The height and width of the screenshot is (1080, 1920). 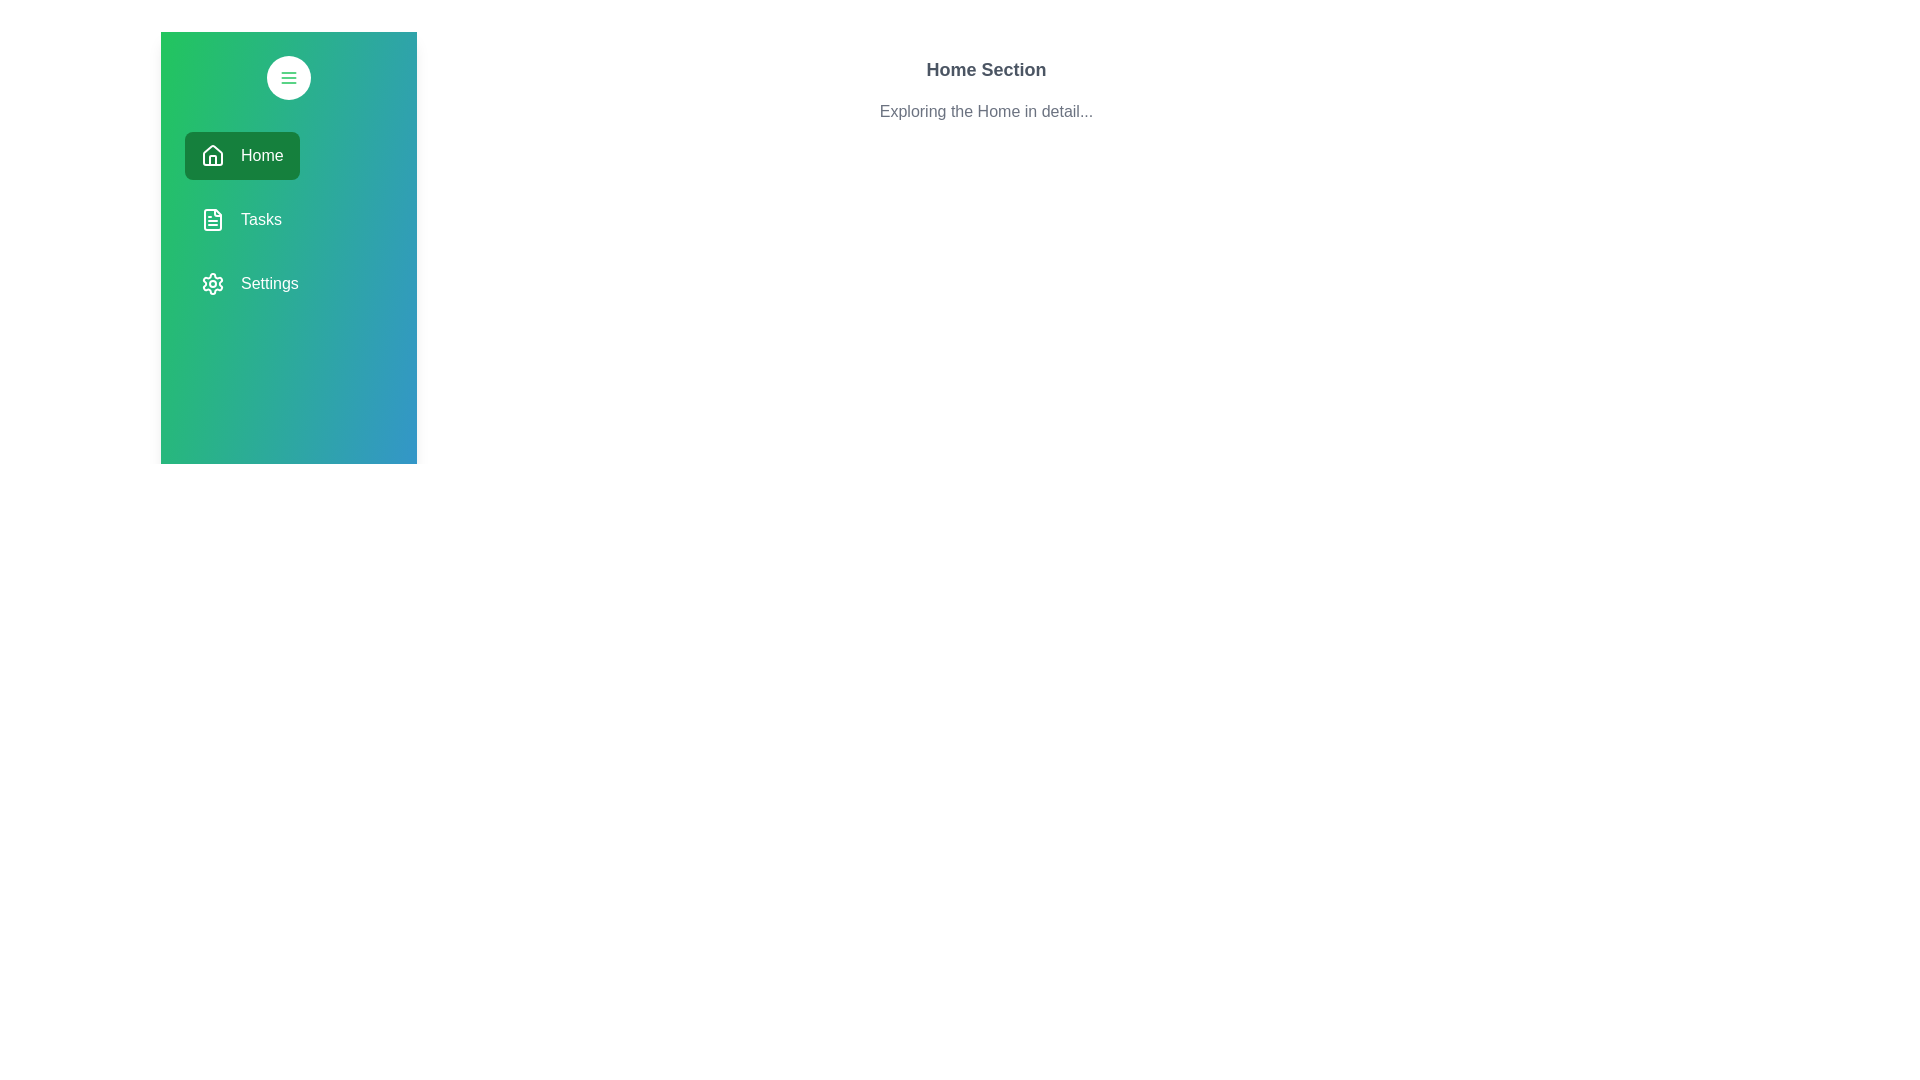 I want to click on keyboard navigation, so click(x=268, y=284).